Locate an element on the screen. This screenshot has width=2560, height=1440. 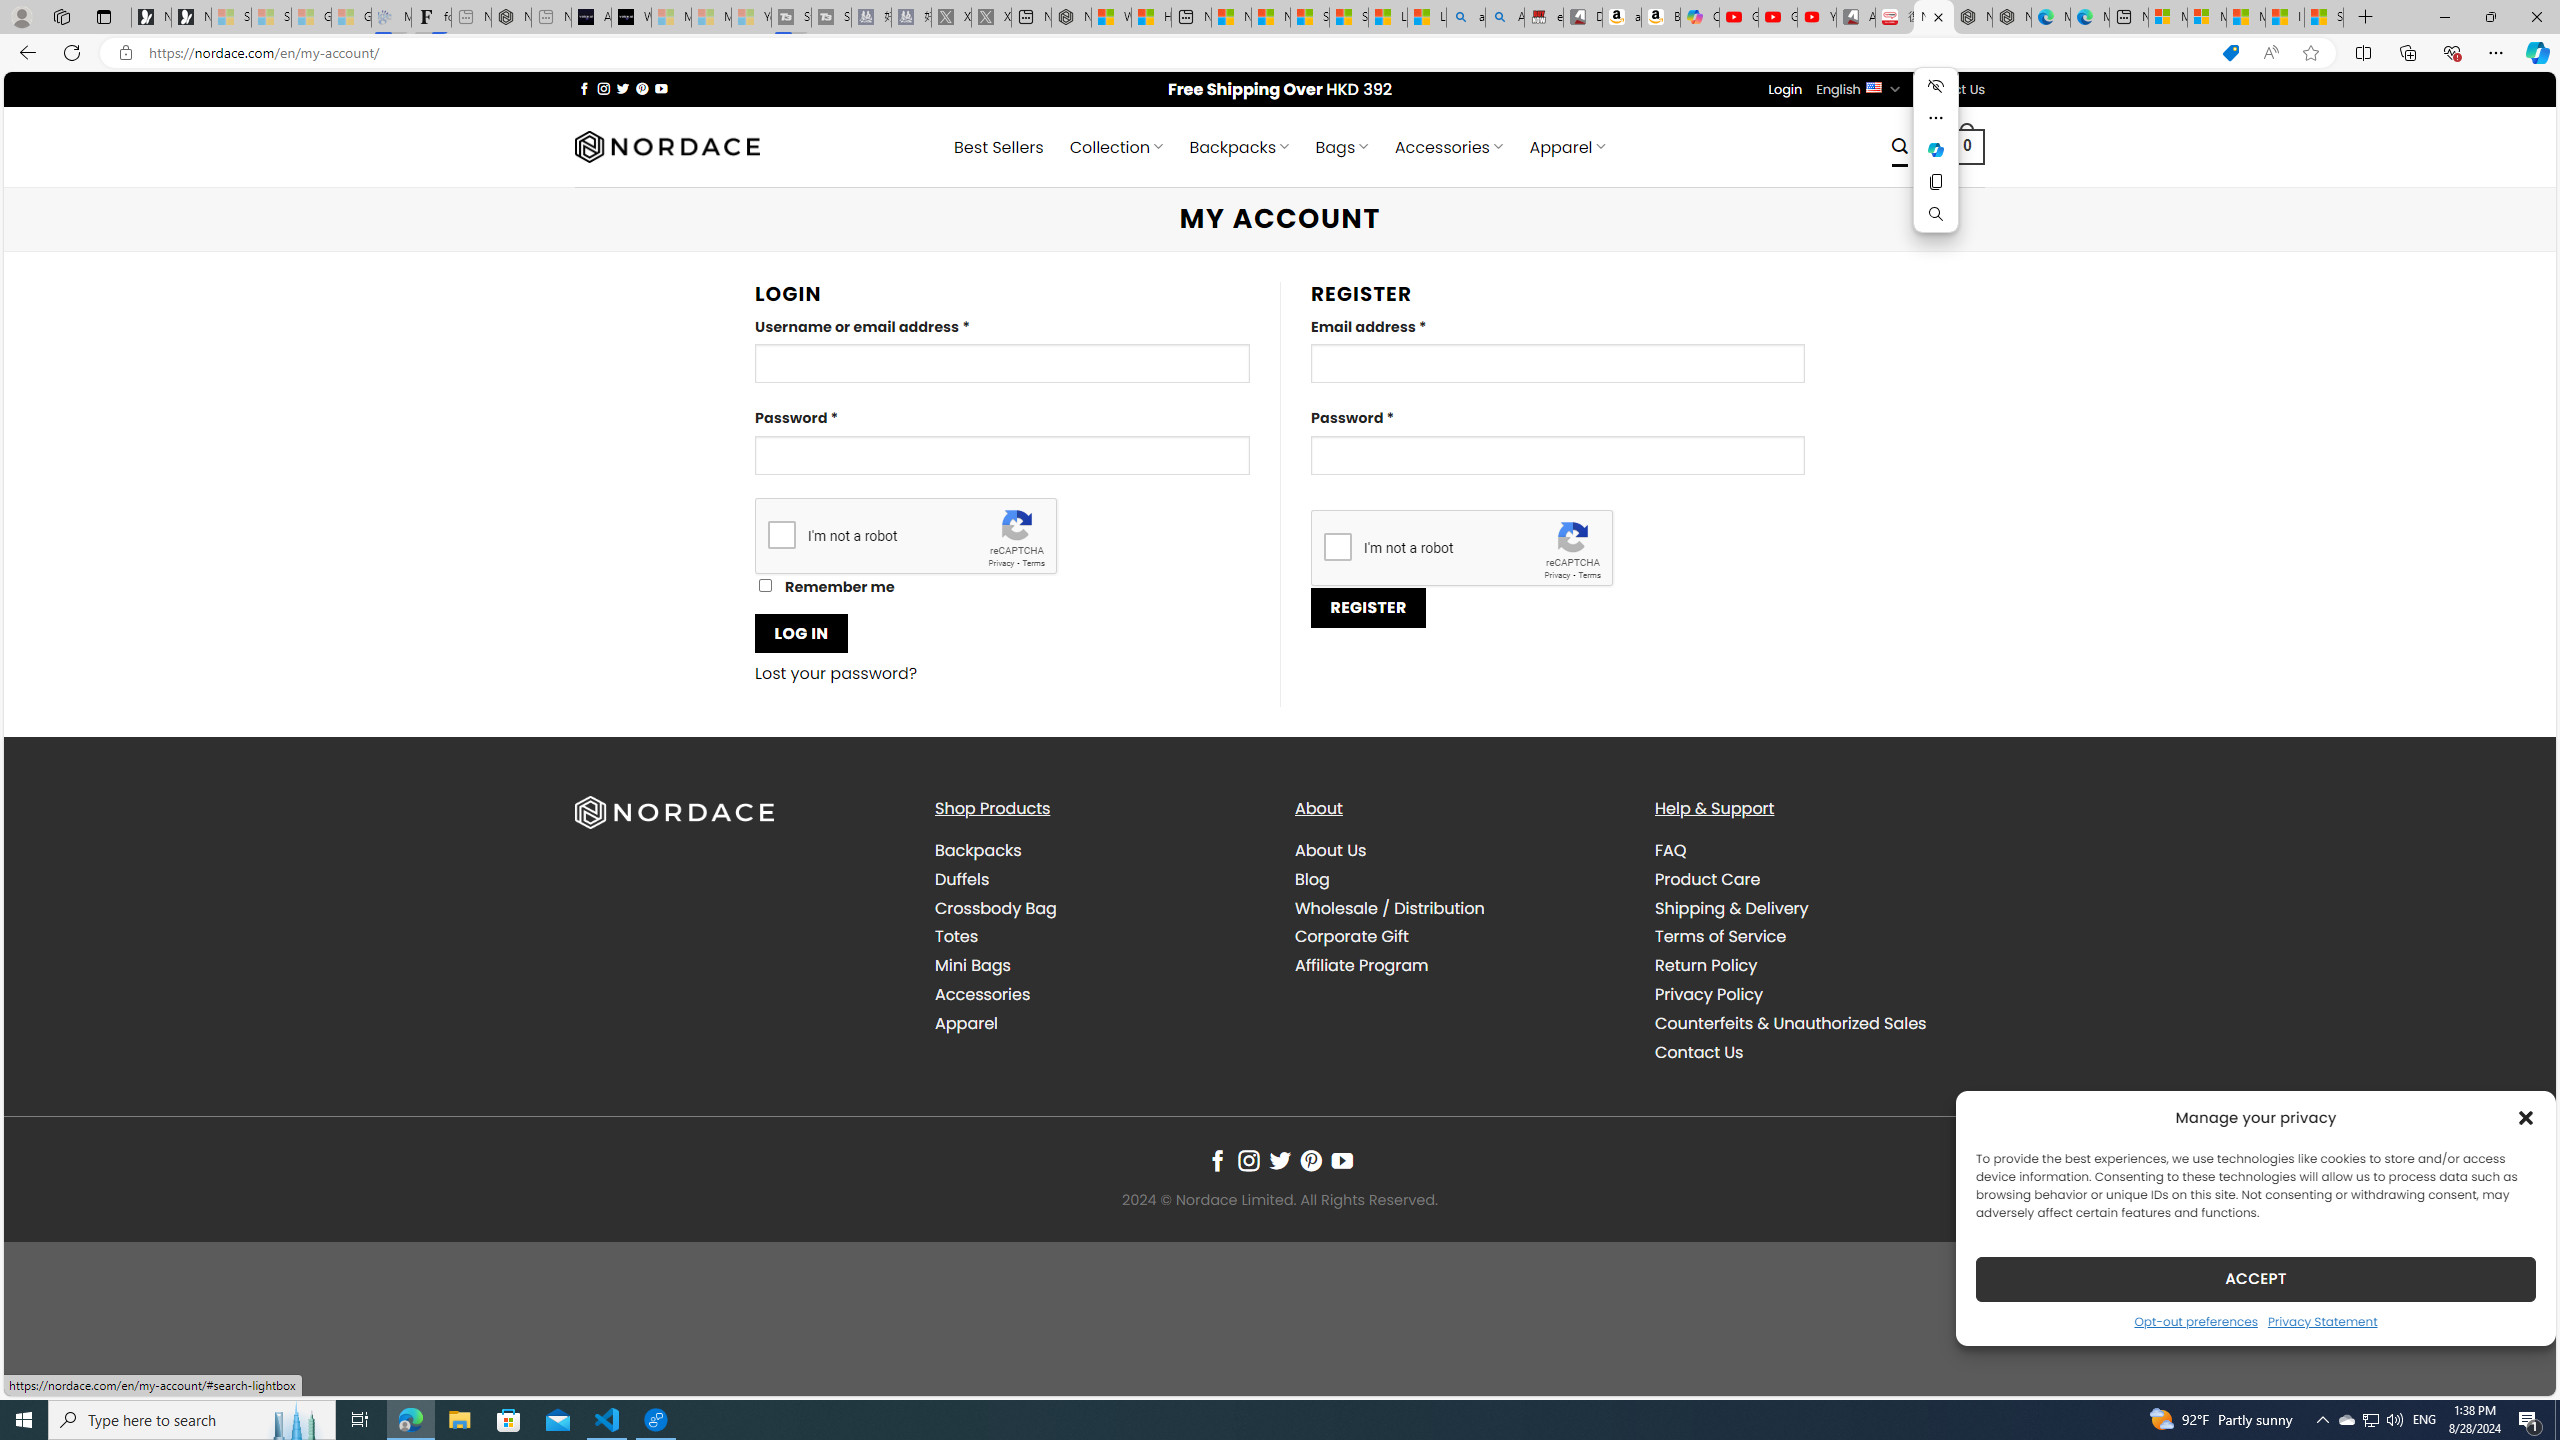
'Settings and more (Alt+F)' is located at coordinates (2495, 51).